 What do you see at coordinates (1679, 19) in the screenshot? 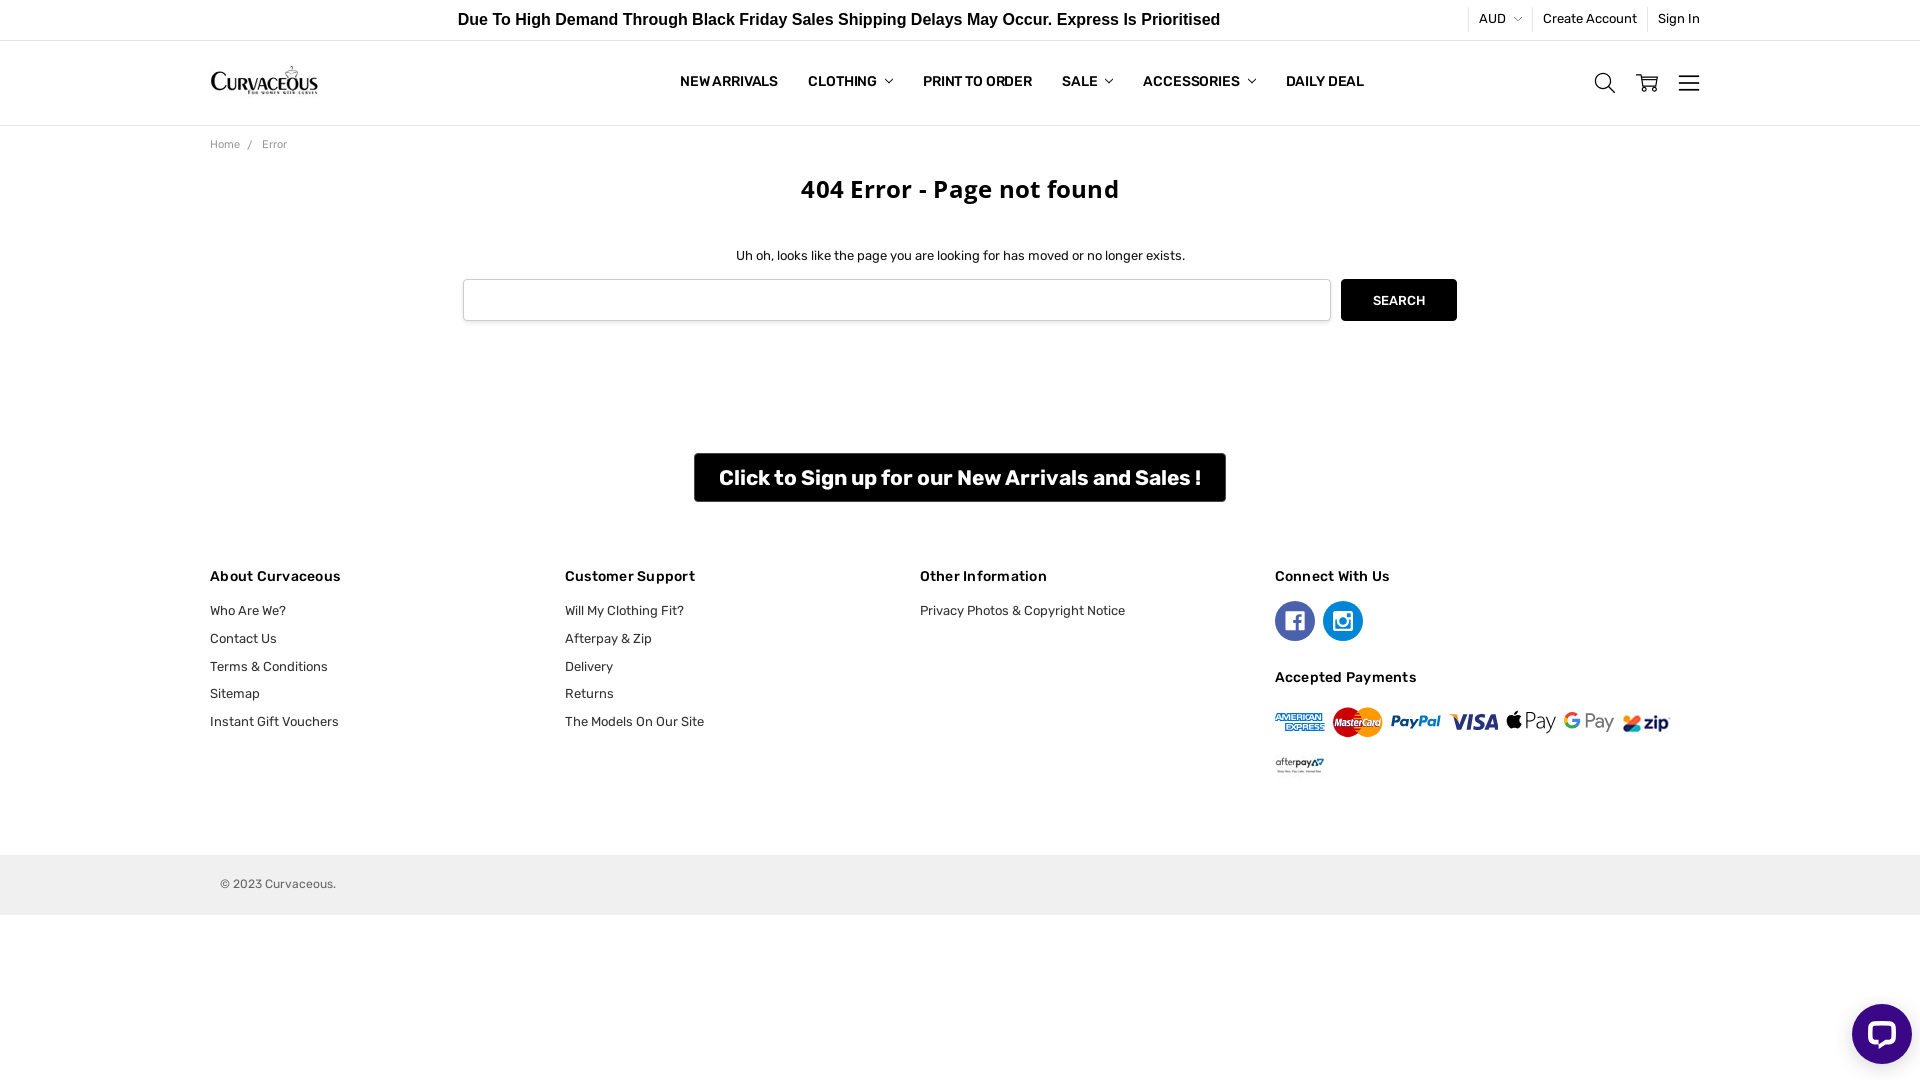
I see `'Sign In'` at bounding box center [1679, 19].